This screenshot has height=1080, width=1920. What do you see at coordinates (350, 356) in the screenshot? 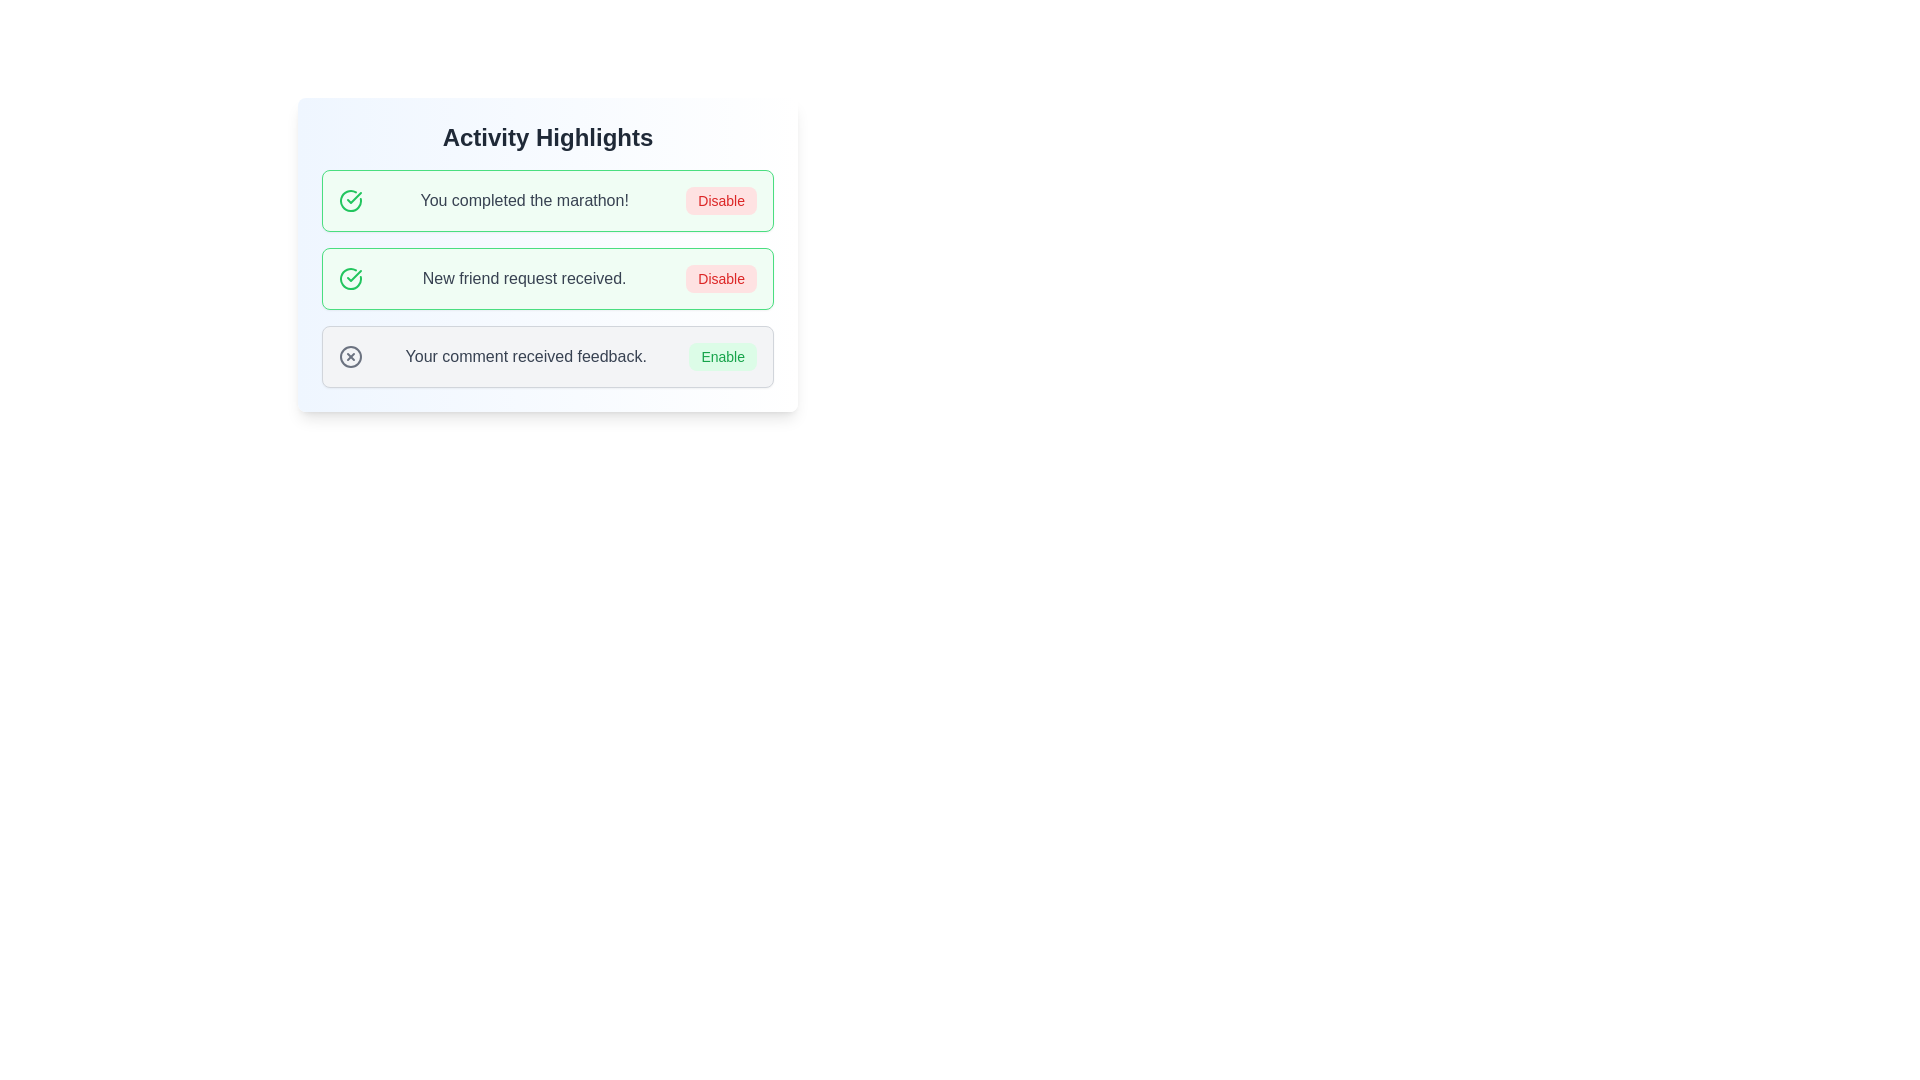
I see `the circular graphical icon that is the leftmost element within the third notification item labeled 'Your comment received feedback.'` at bounding box center [350, 356].